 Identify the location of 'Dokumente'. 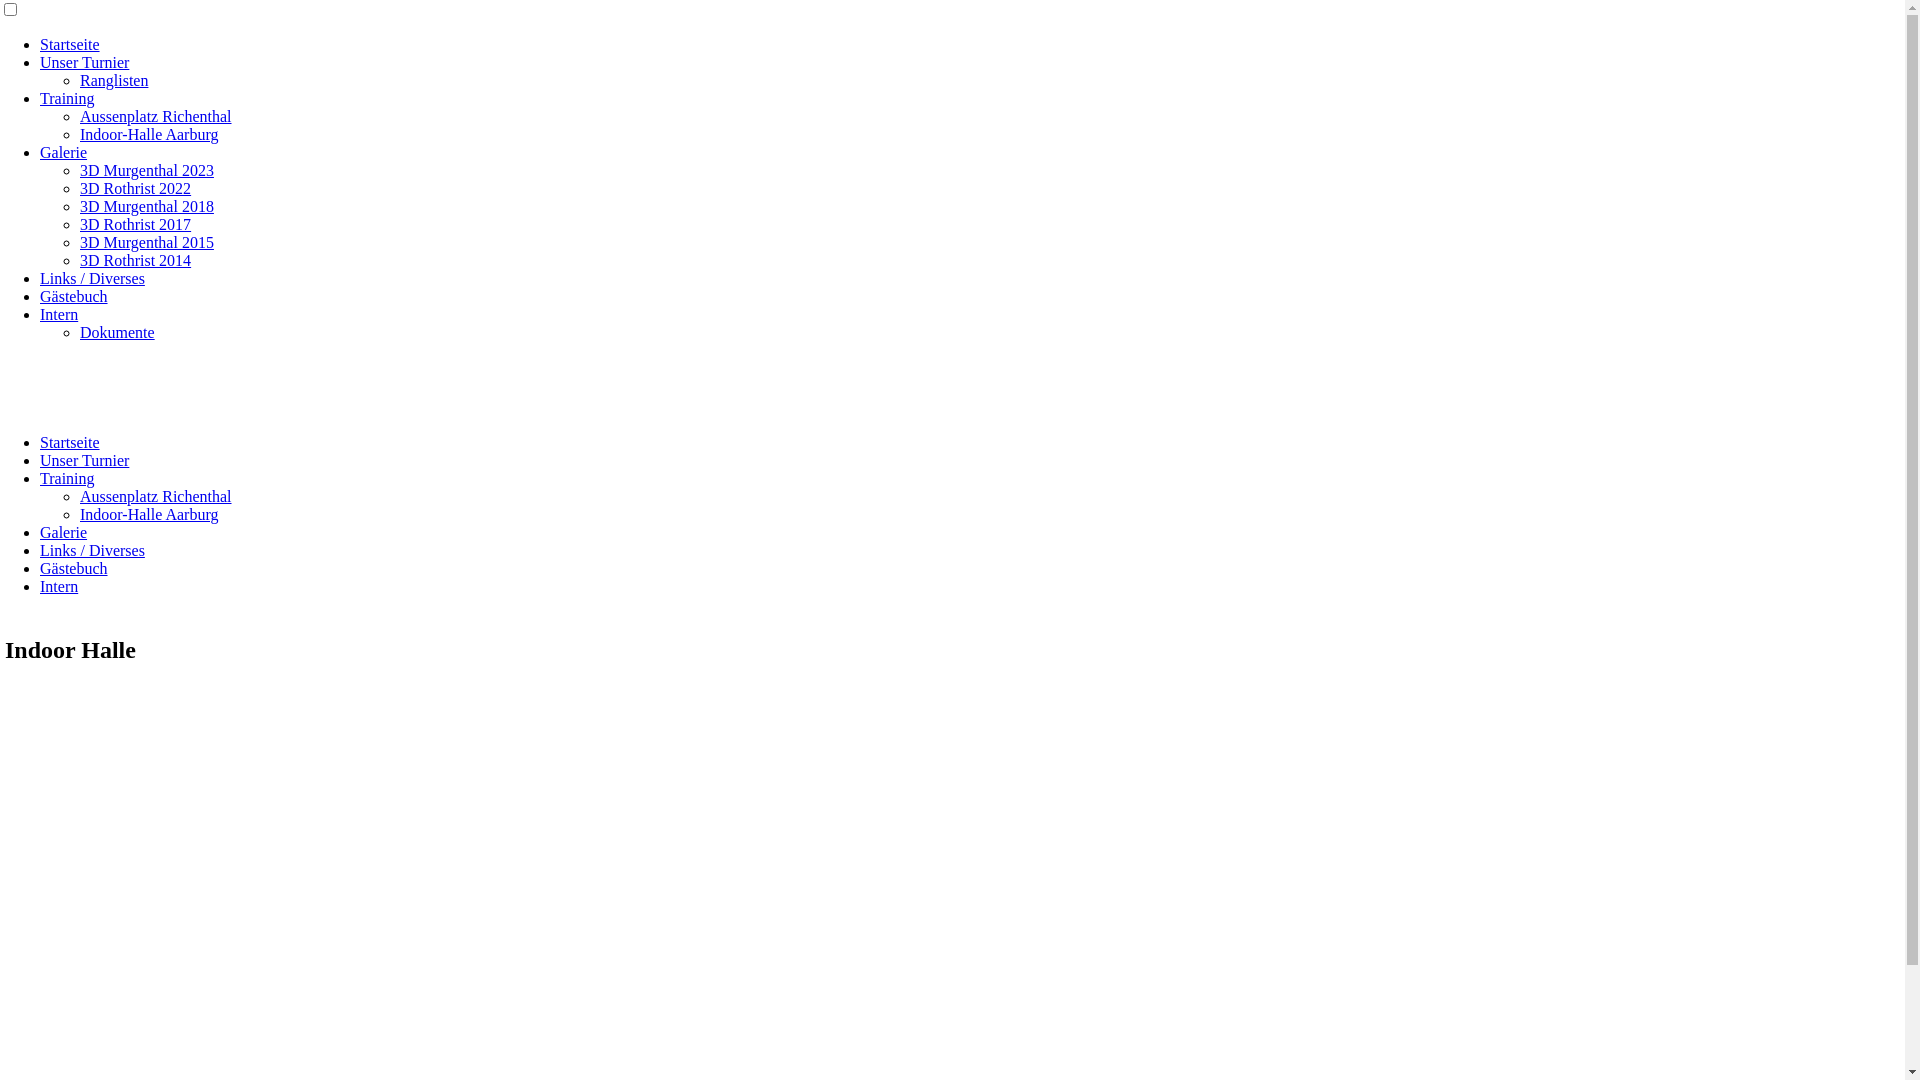
(116, 331).